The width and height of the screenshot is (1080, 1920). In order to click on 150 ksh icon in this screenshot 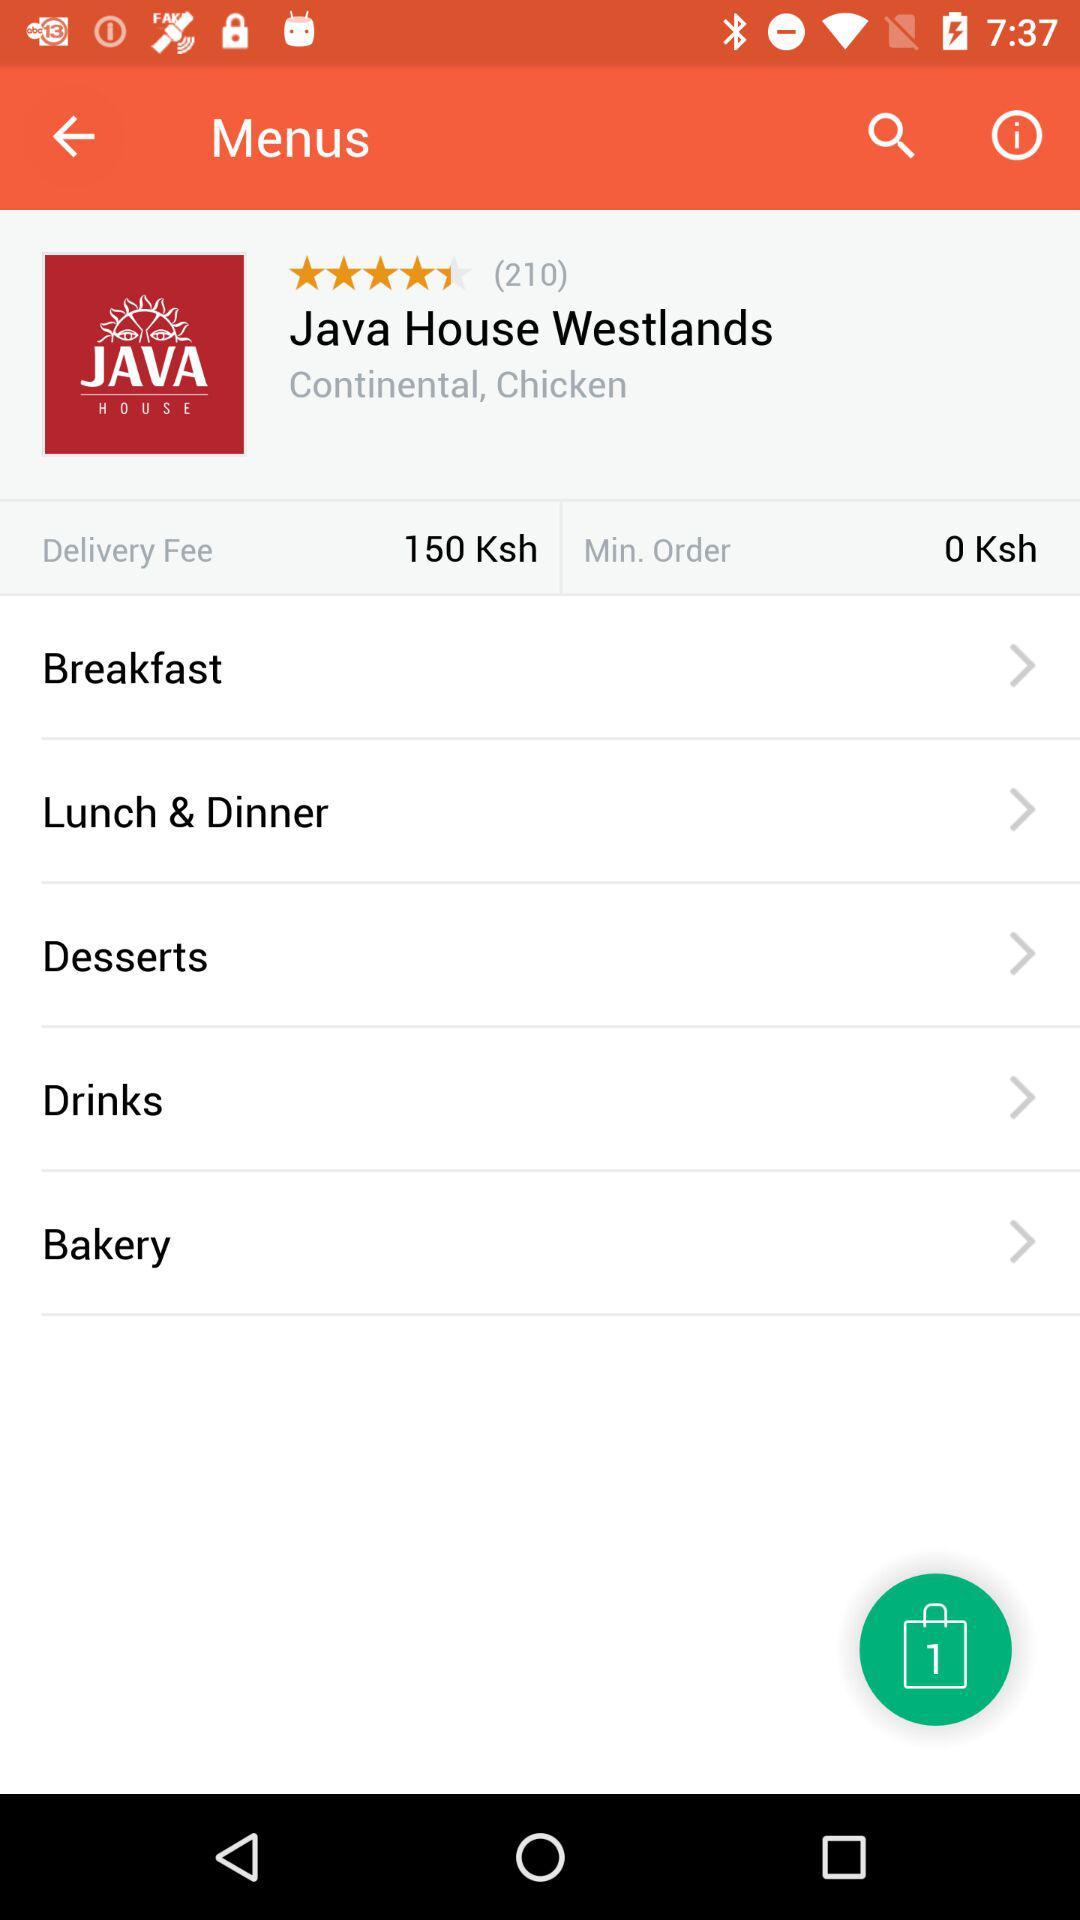, I will do `click(470, 547)`.